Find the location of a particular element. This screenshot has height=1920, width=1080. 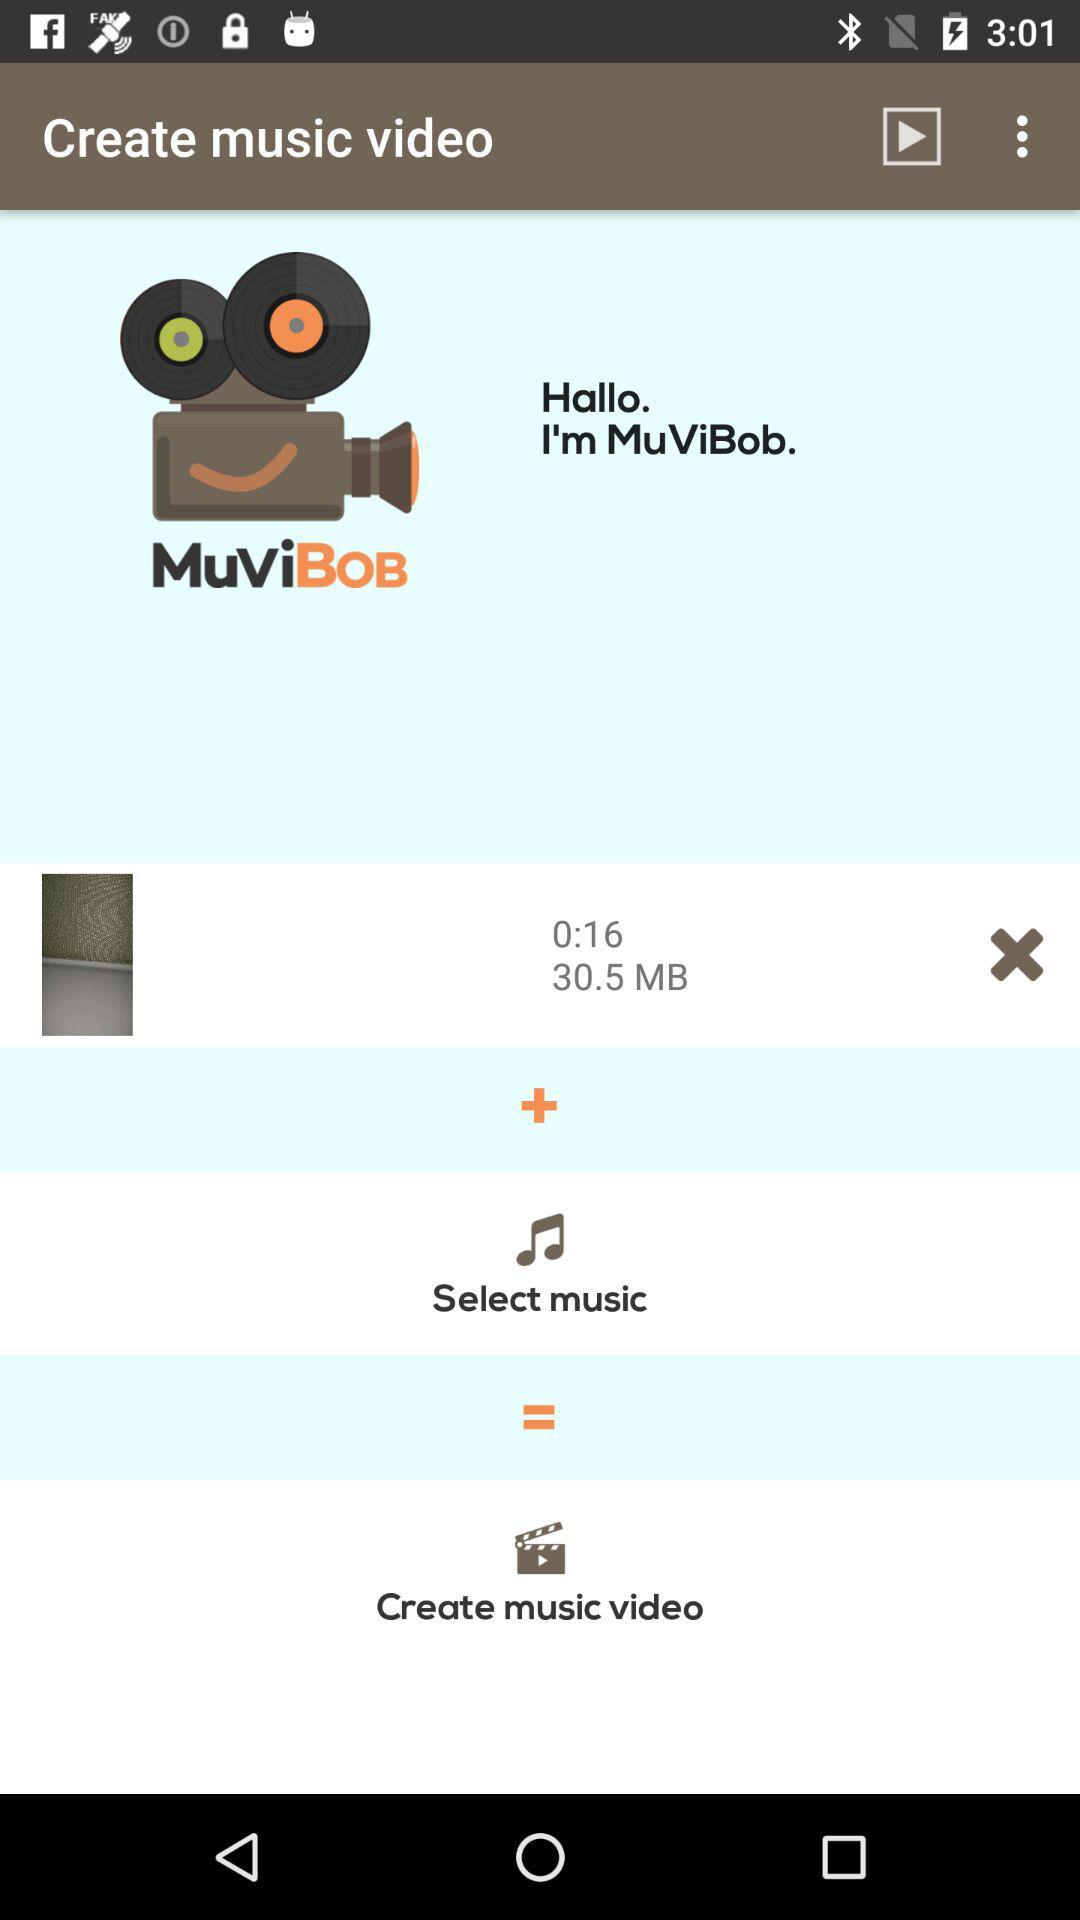

the icon above hallo i m item is located at coordinates (1027, 135).